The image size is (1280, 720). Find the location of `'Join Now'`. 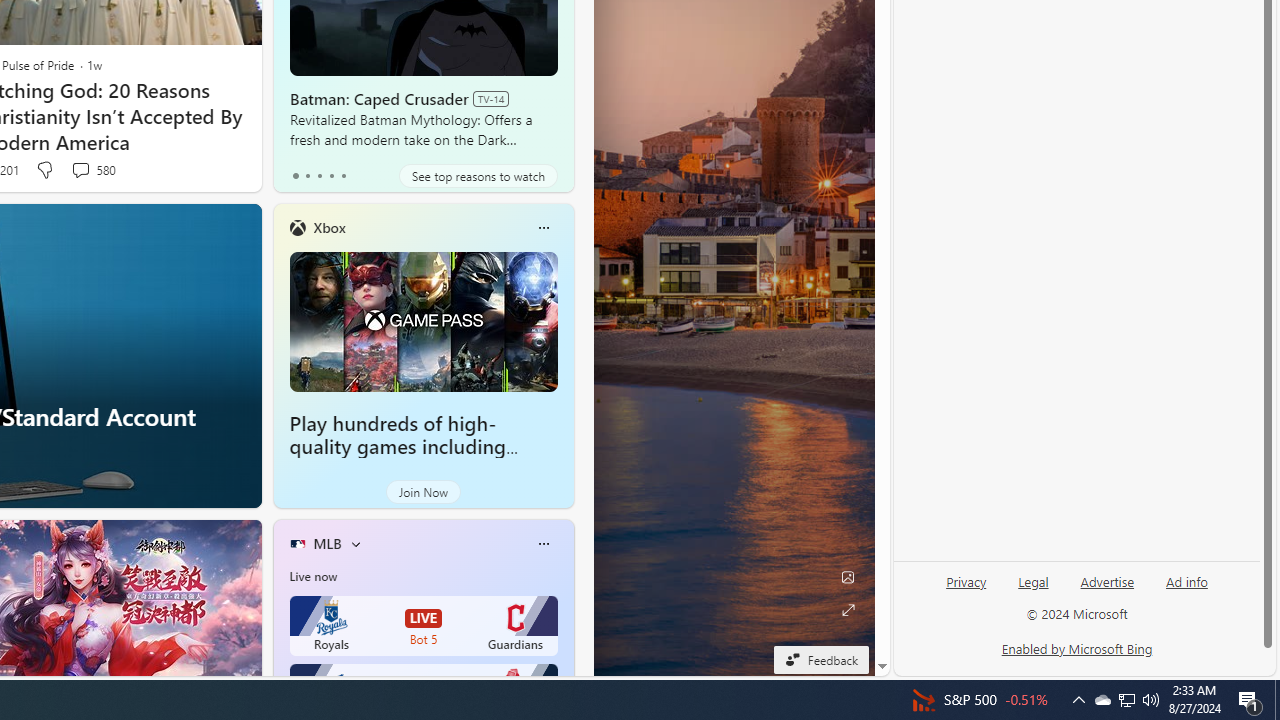

'Join Now' is located at coordinates (422, 492).